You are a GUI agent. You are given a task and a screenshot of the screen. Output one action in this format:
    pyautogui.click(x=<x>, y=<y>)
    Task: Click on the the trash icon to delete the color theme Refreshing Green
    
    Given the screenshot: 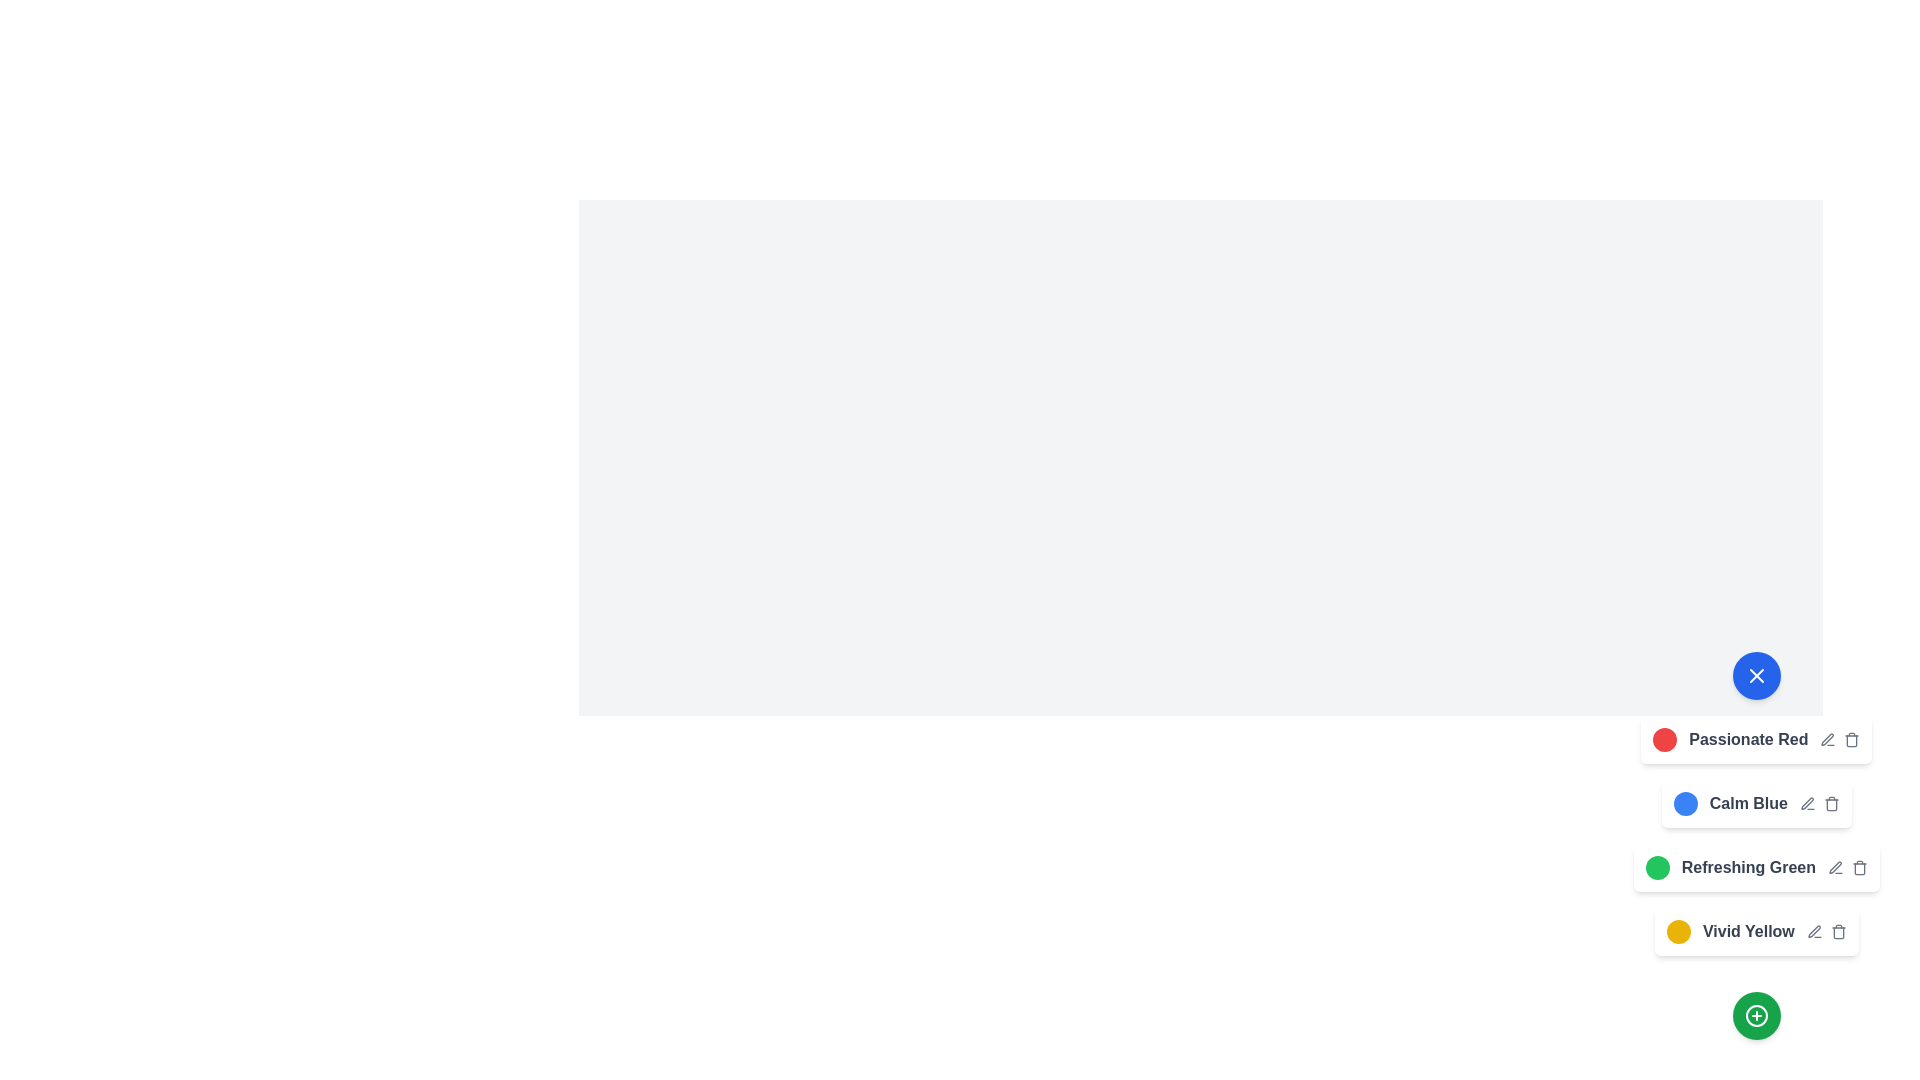 What is the action you would take?
    pyautogui.click(x=1859, y=866)
    